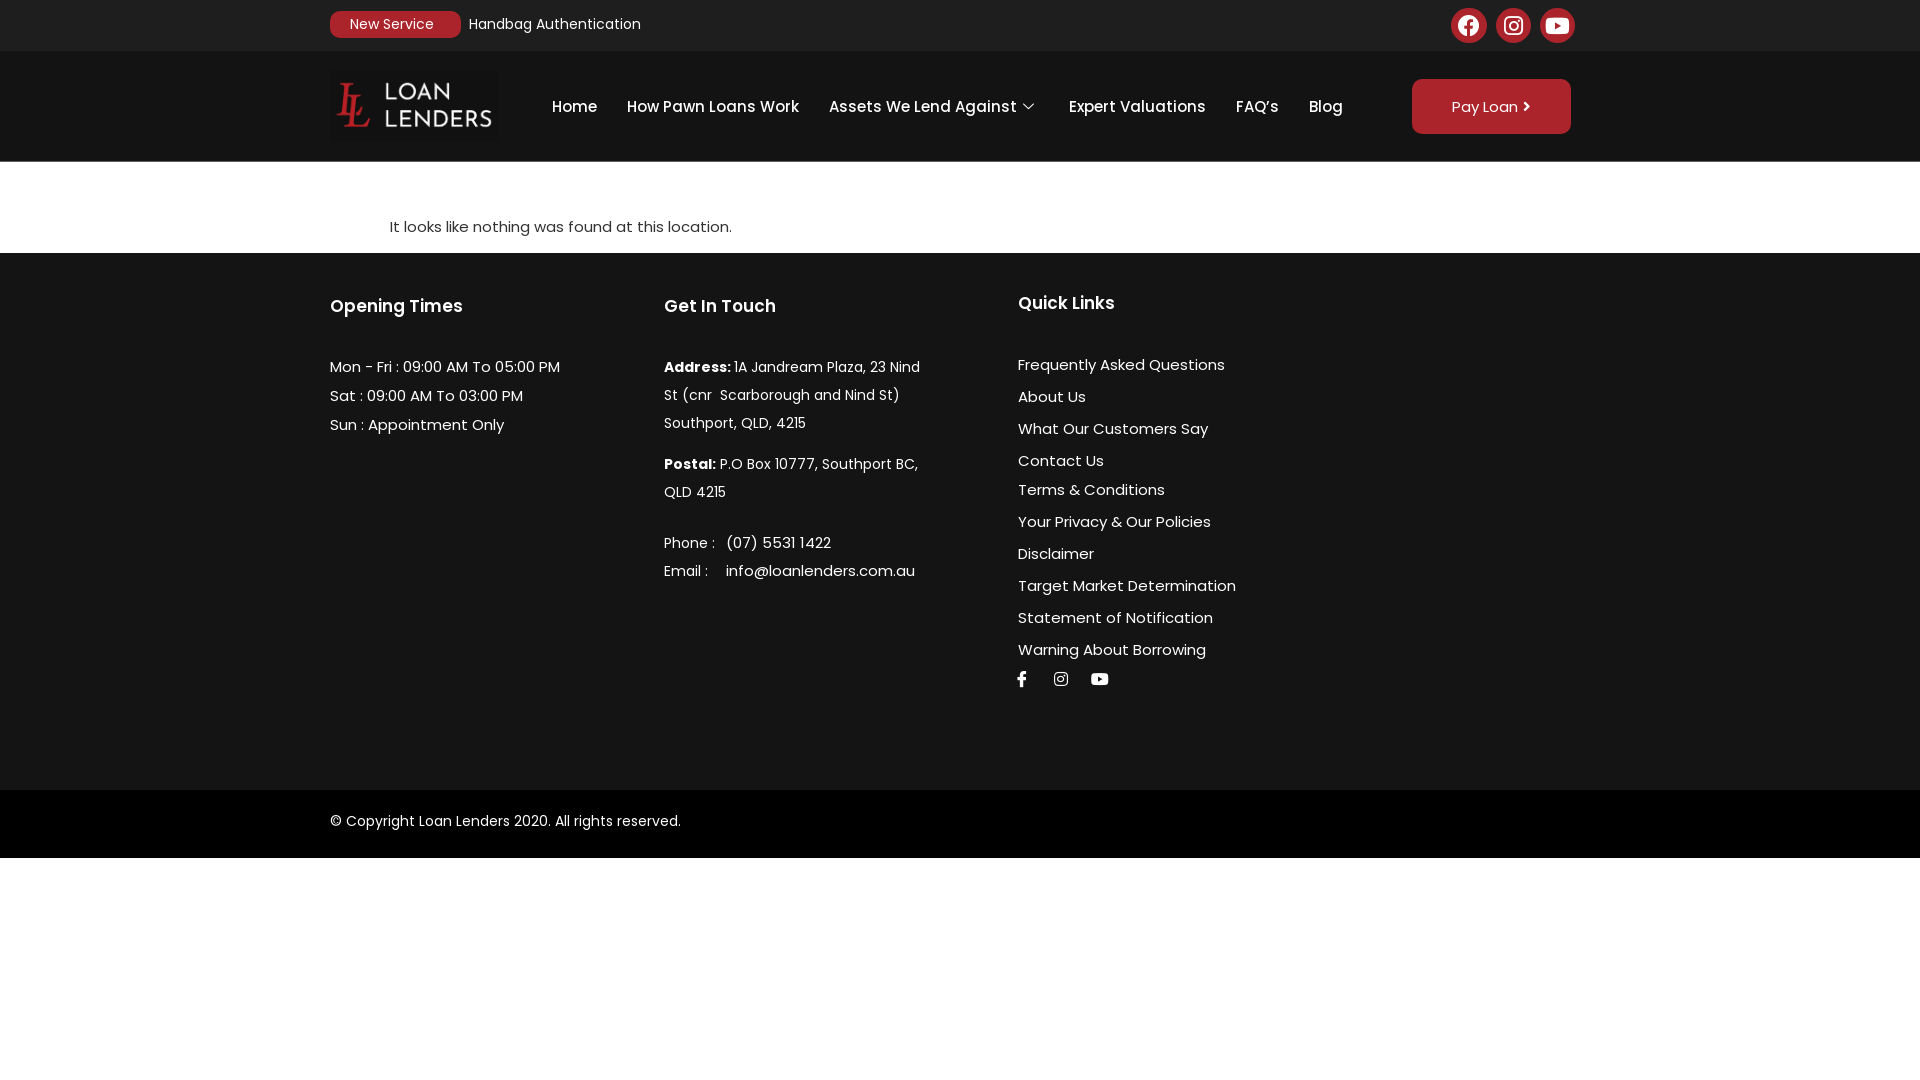 The width and height of the screenshot is (1920, 1080). I want to click on 'Warning About Borrowing', so click(1141, 649).